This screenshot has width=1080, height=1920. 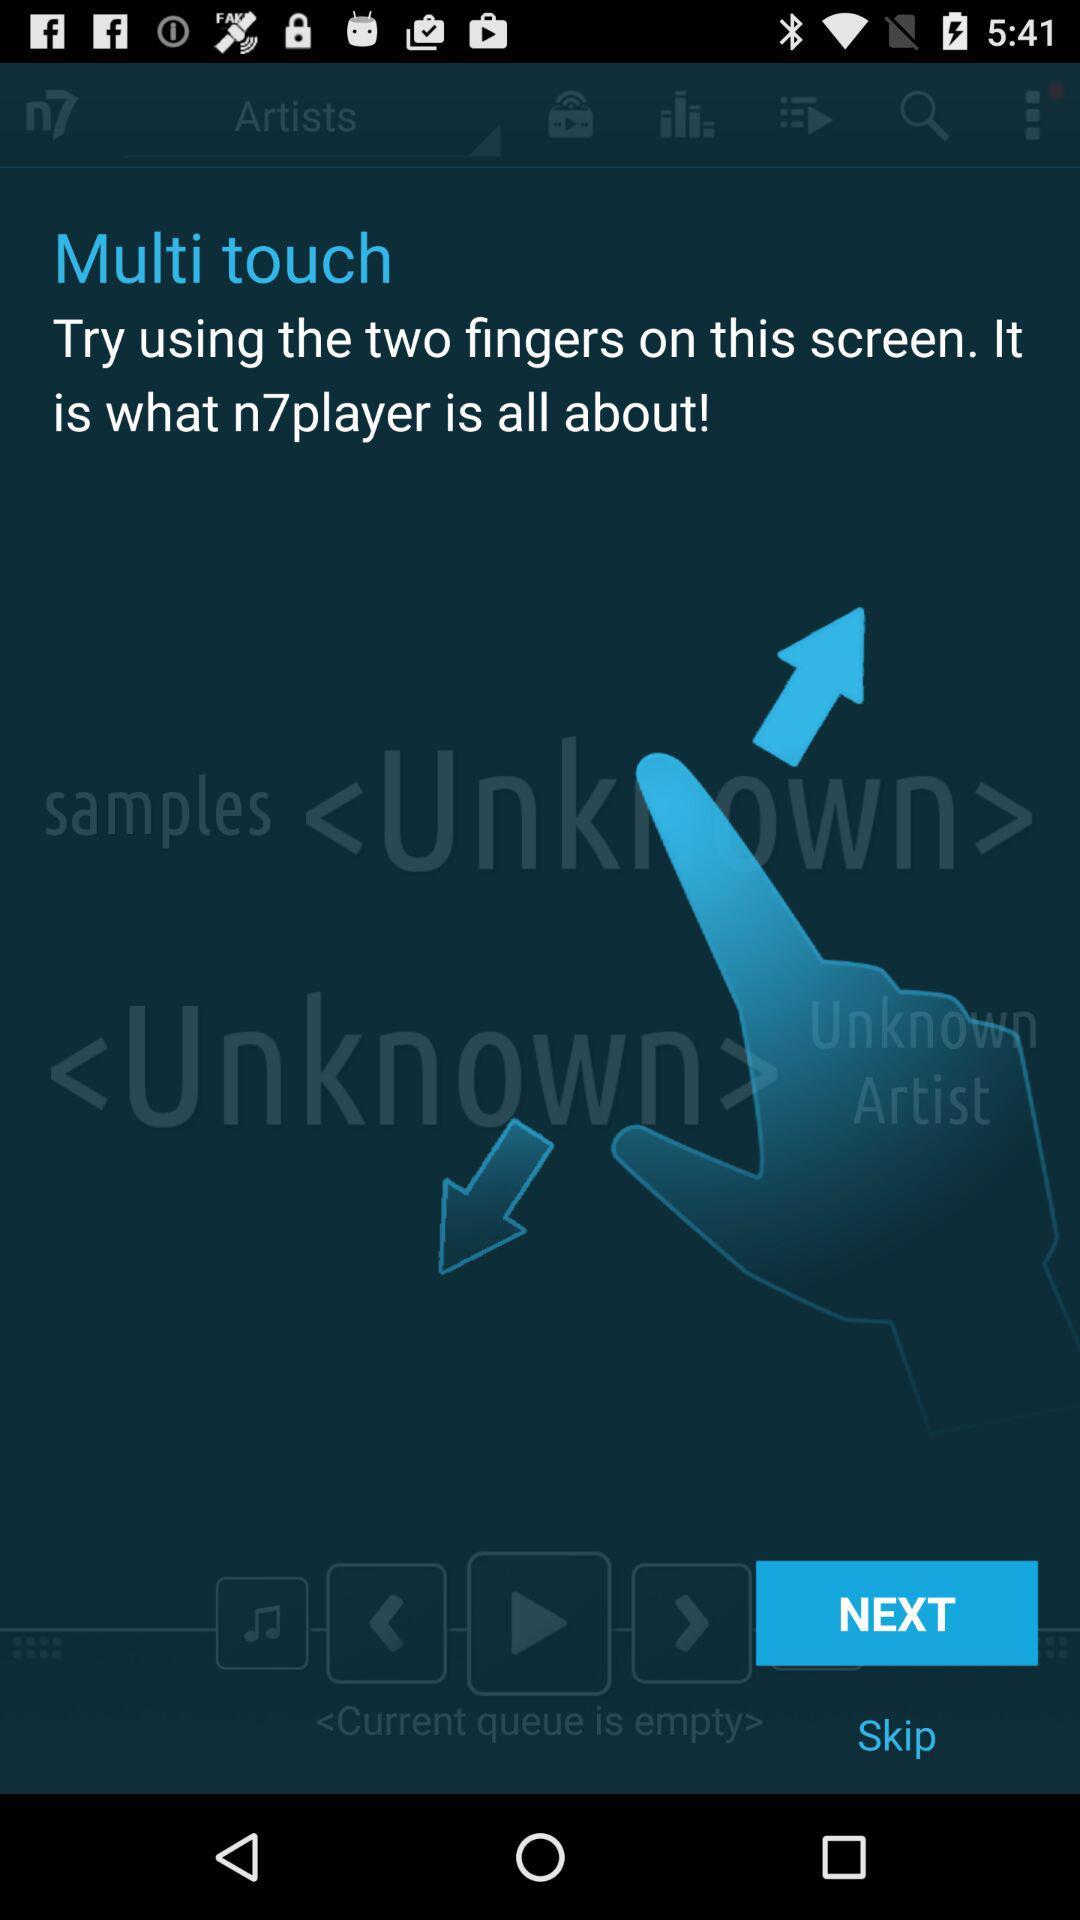 I want to click on the play icon, so click(x=538, y=1736).